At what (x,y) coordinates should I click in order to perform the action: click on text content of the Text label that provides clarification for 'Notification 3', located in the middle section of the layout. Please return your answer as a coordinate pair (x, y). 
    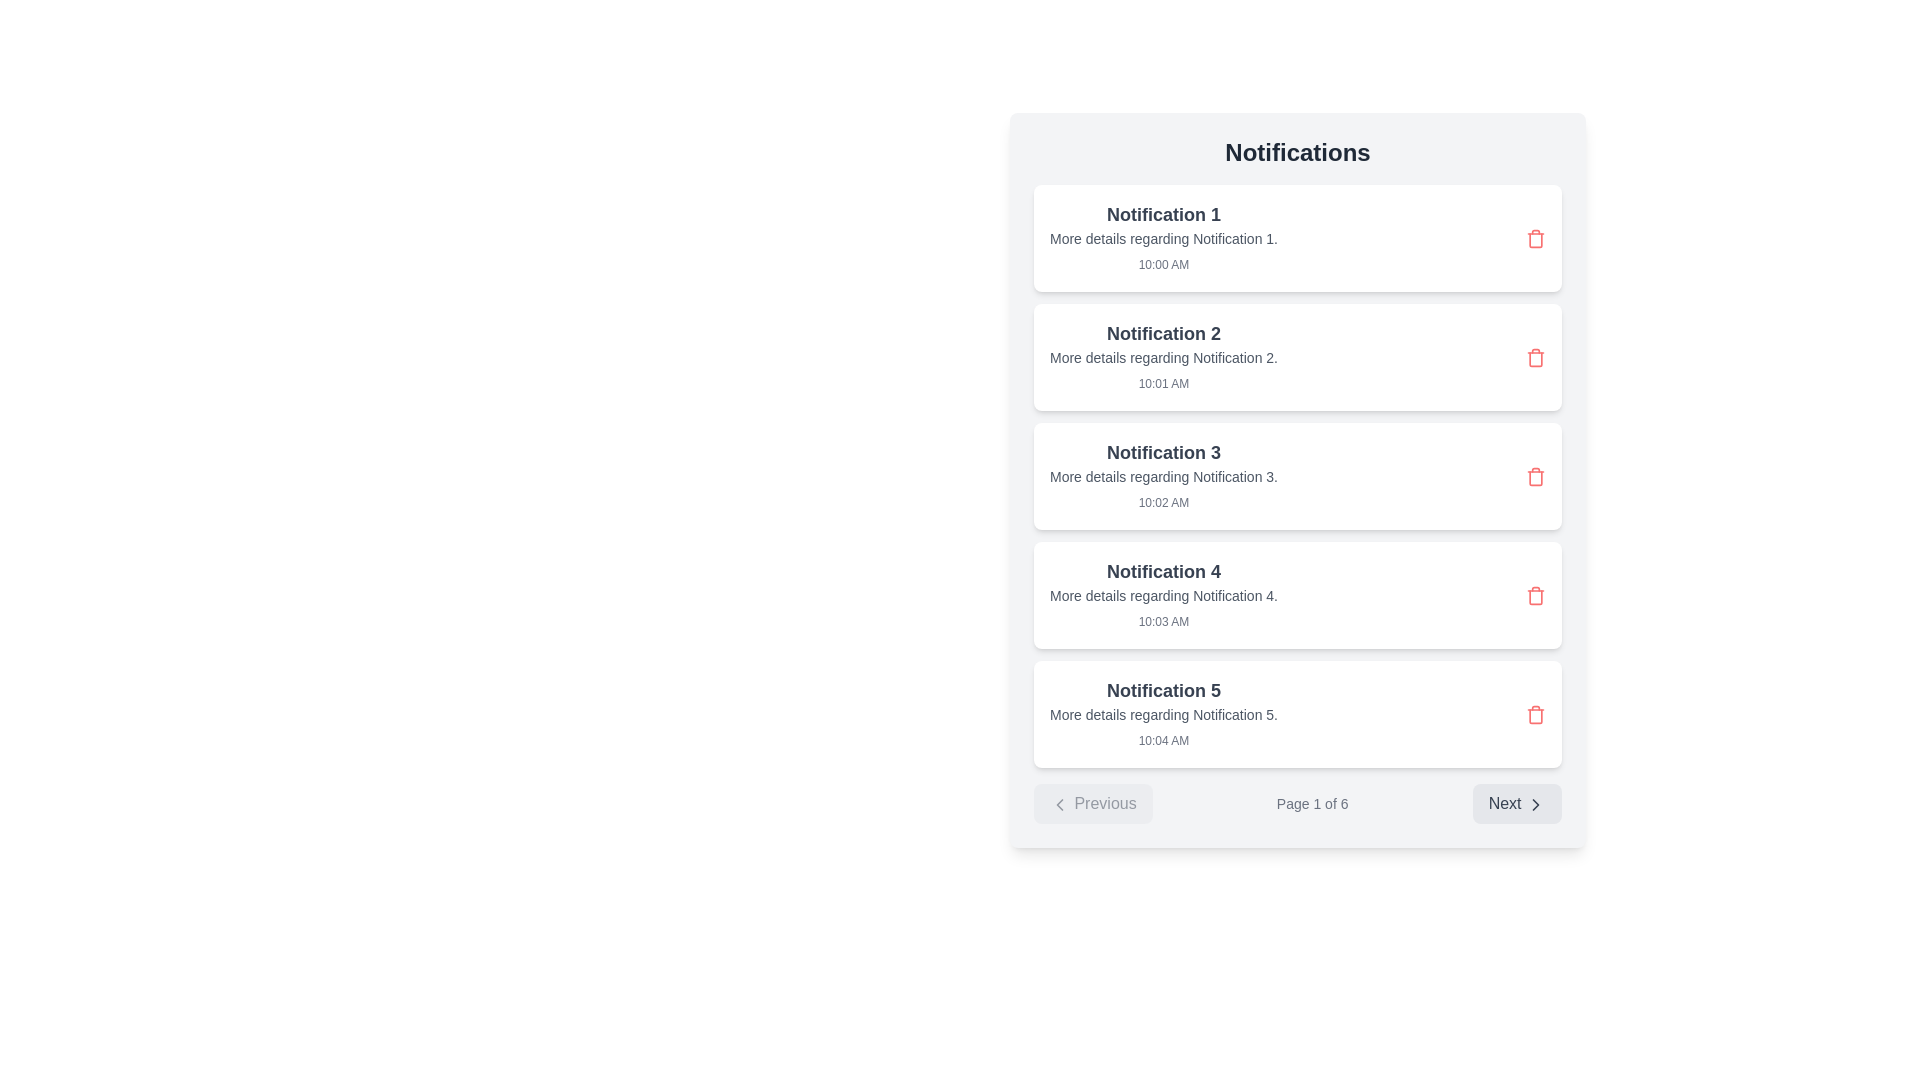
    Looking at the image, I should click on (1164, 477).